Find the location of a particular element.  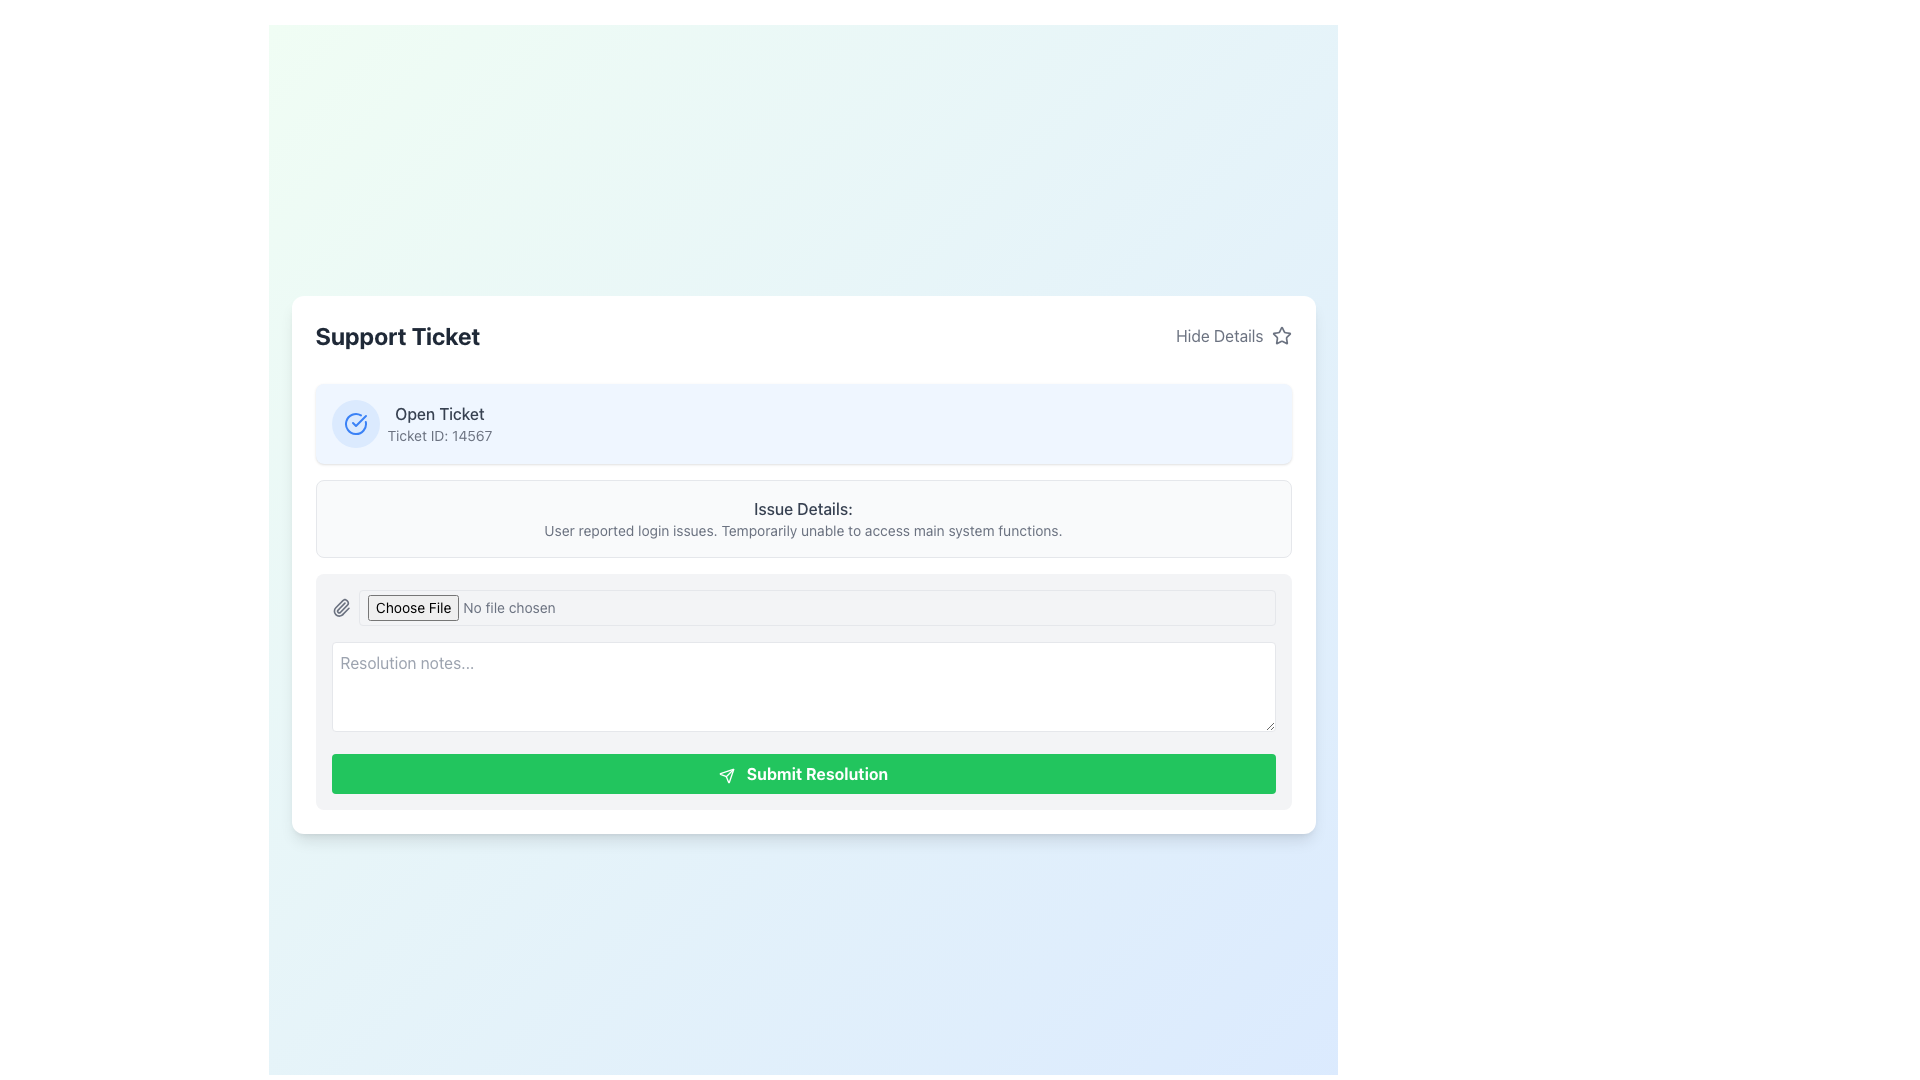

the 'Hide Details' interactive link with a star icon located at the top right corner of the 'Support Ticket' section header to hide the details is located at coordinates (1232, 334).